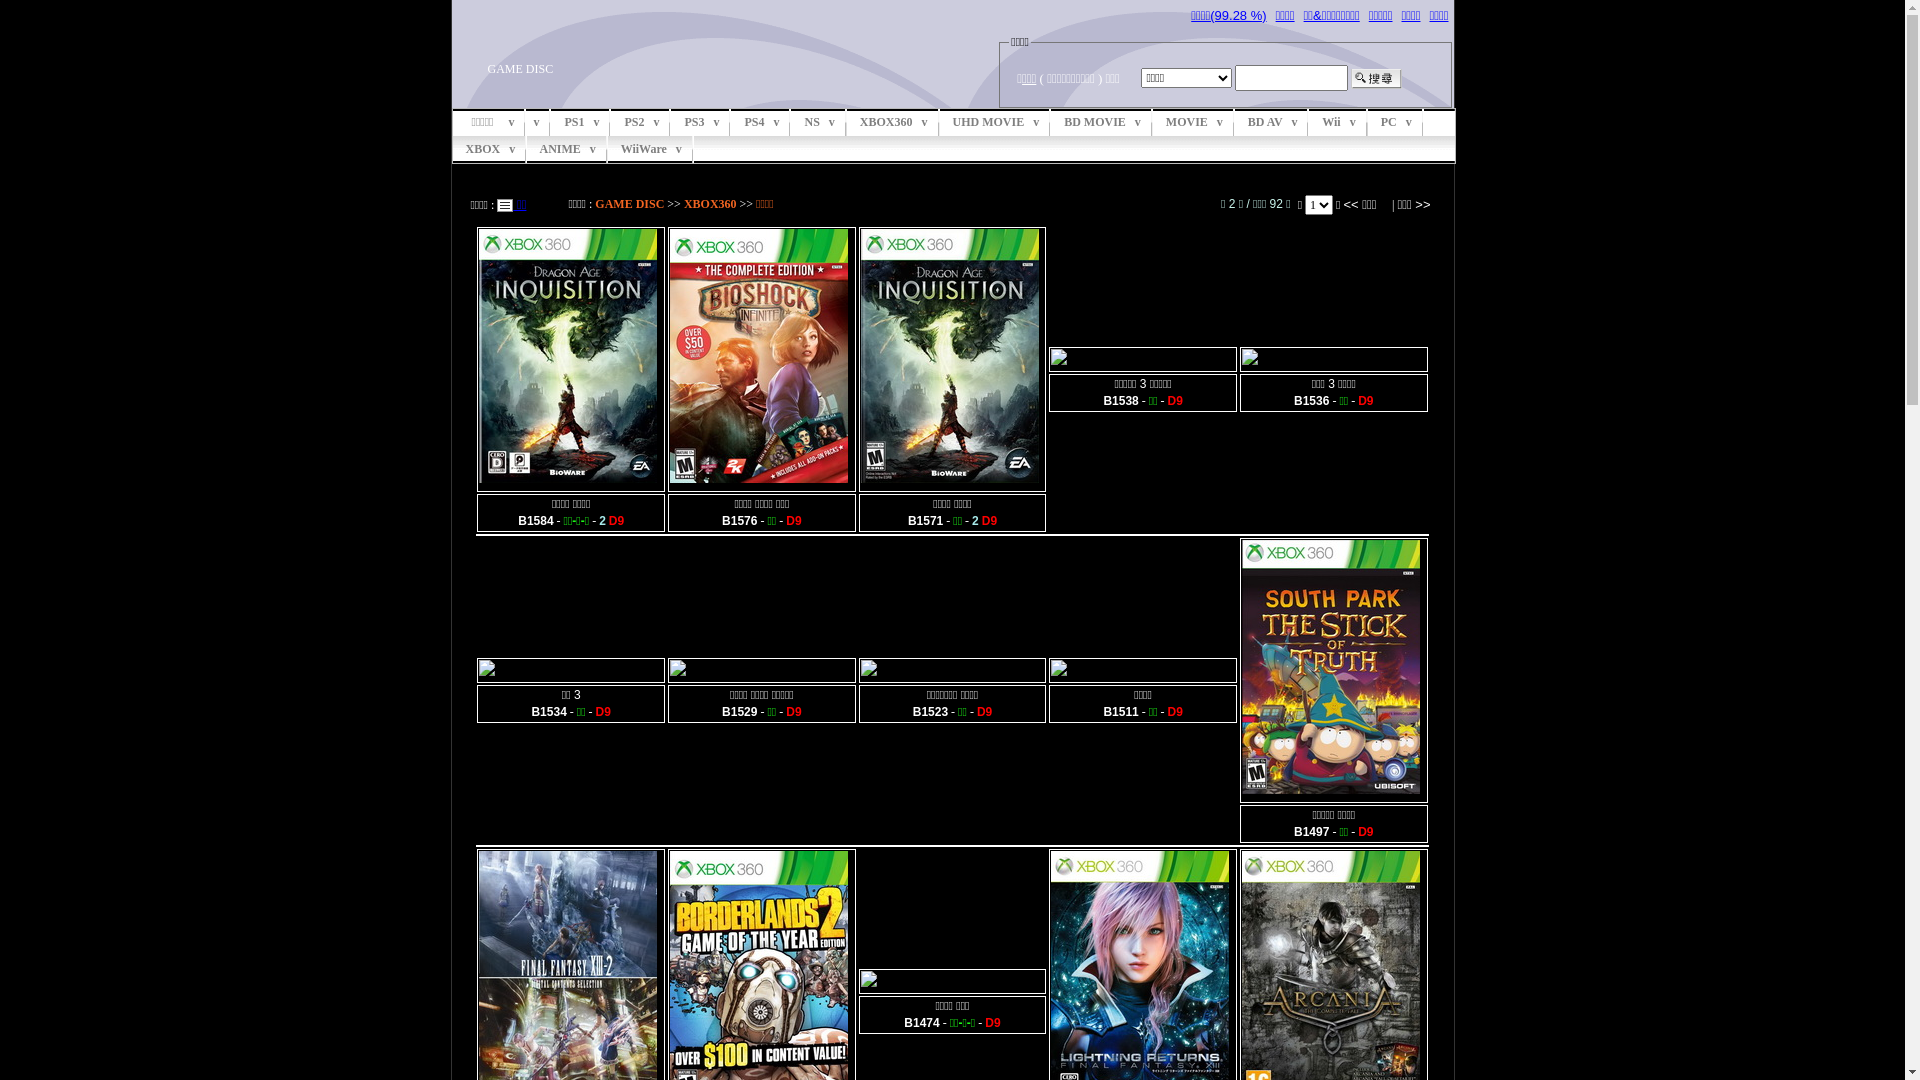 The image size is (1920, 1080). Describe the element at coordinates (1395, 122) in the screenshot. I see `'  PC  '` at that location.